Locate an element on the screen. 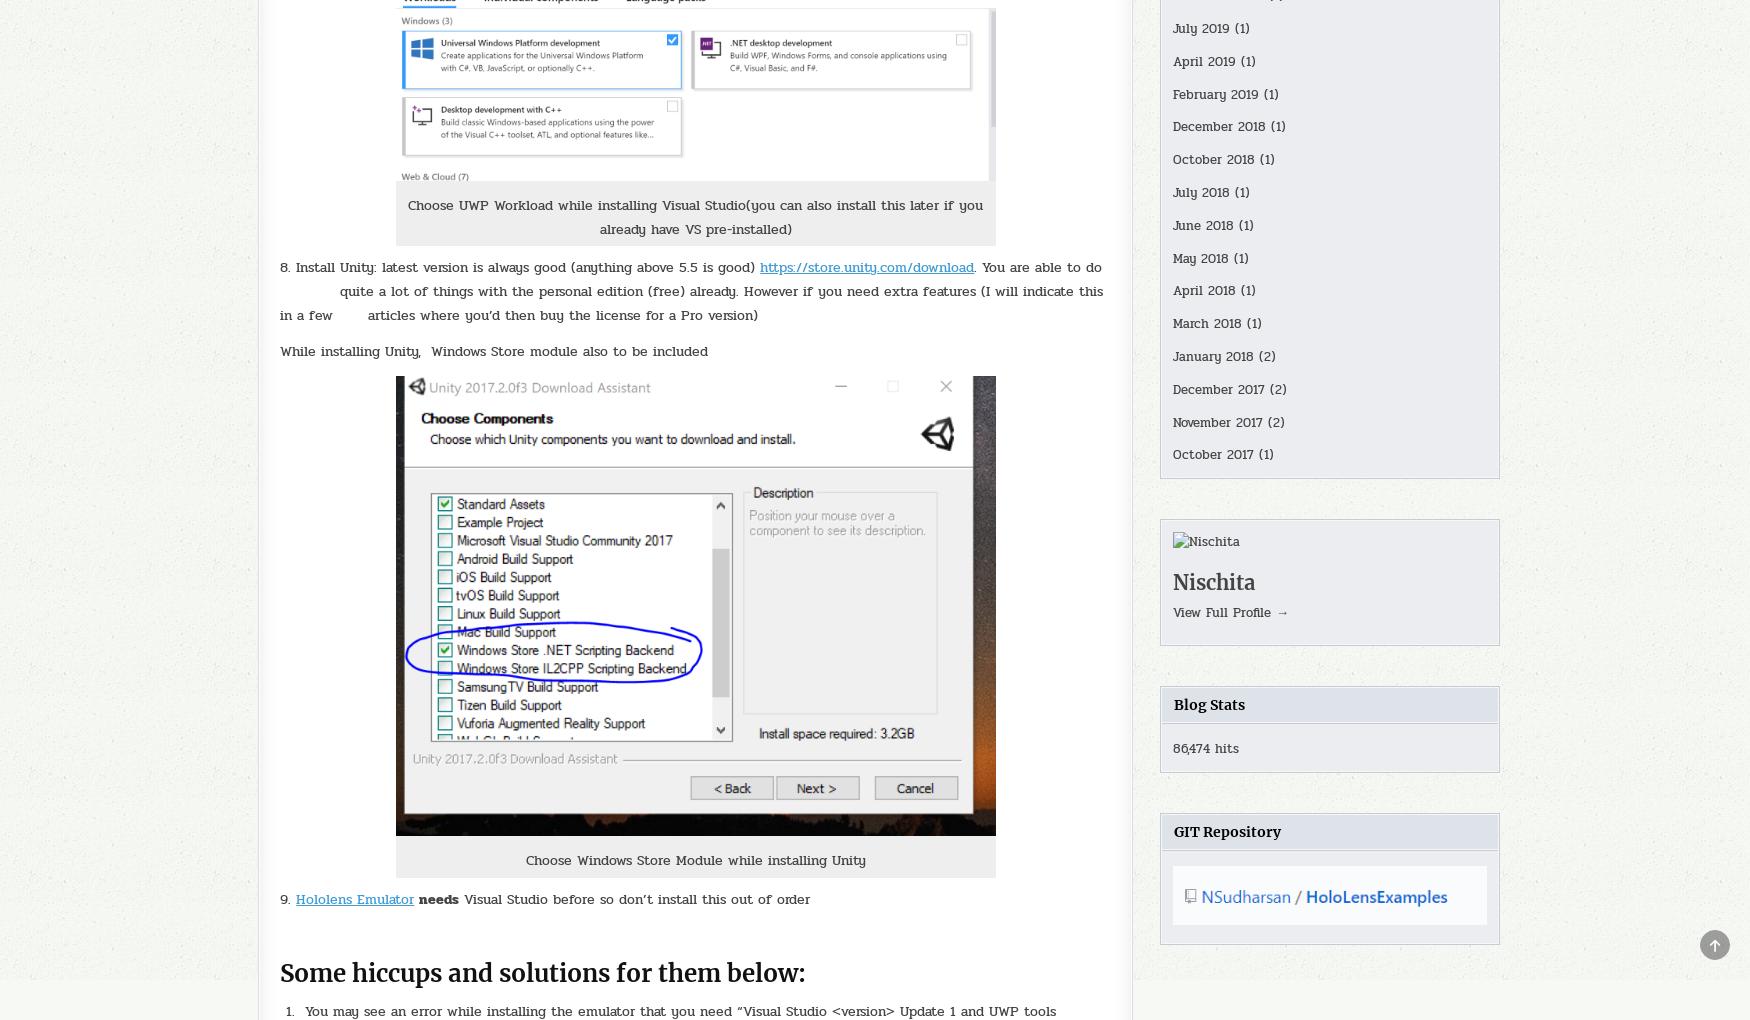  'October 2017' is located at coordinates (1212, 454).